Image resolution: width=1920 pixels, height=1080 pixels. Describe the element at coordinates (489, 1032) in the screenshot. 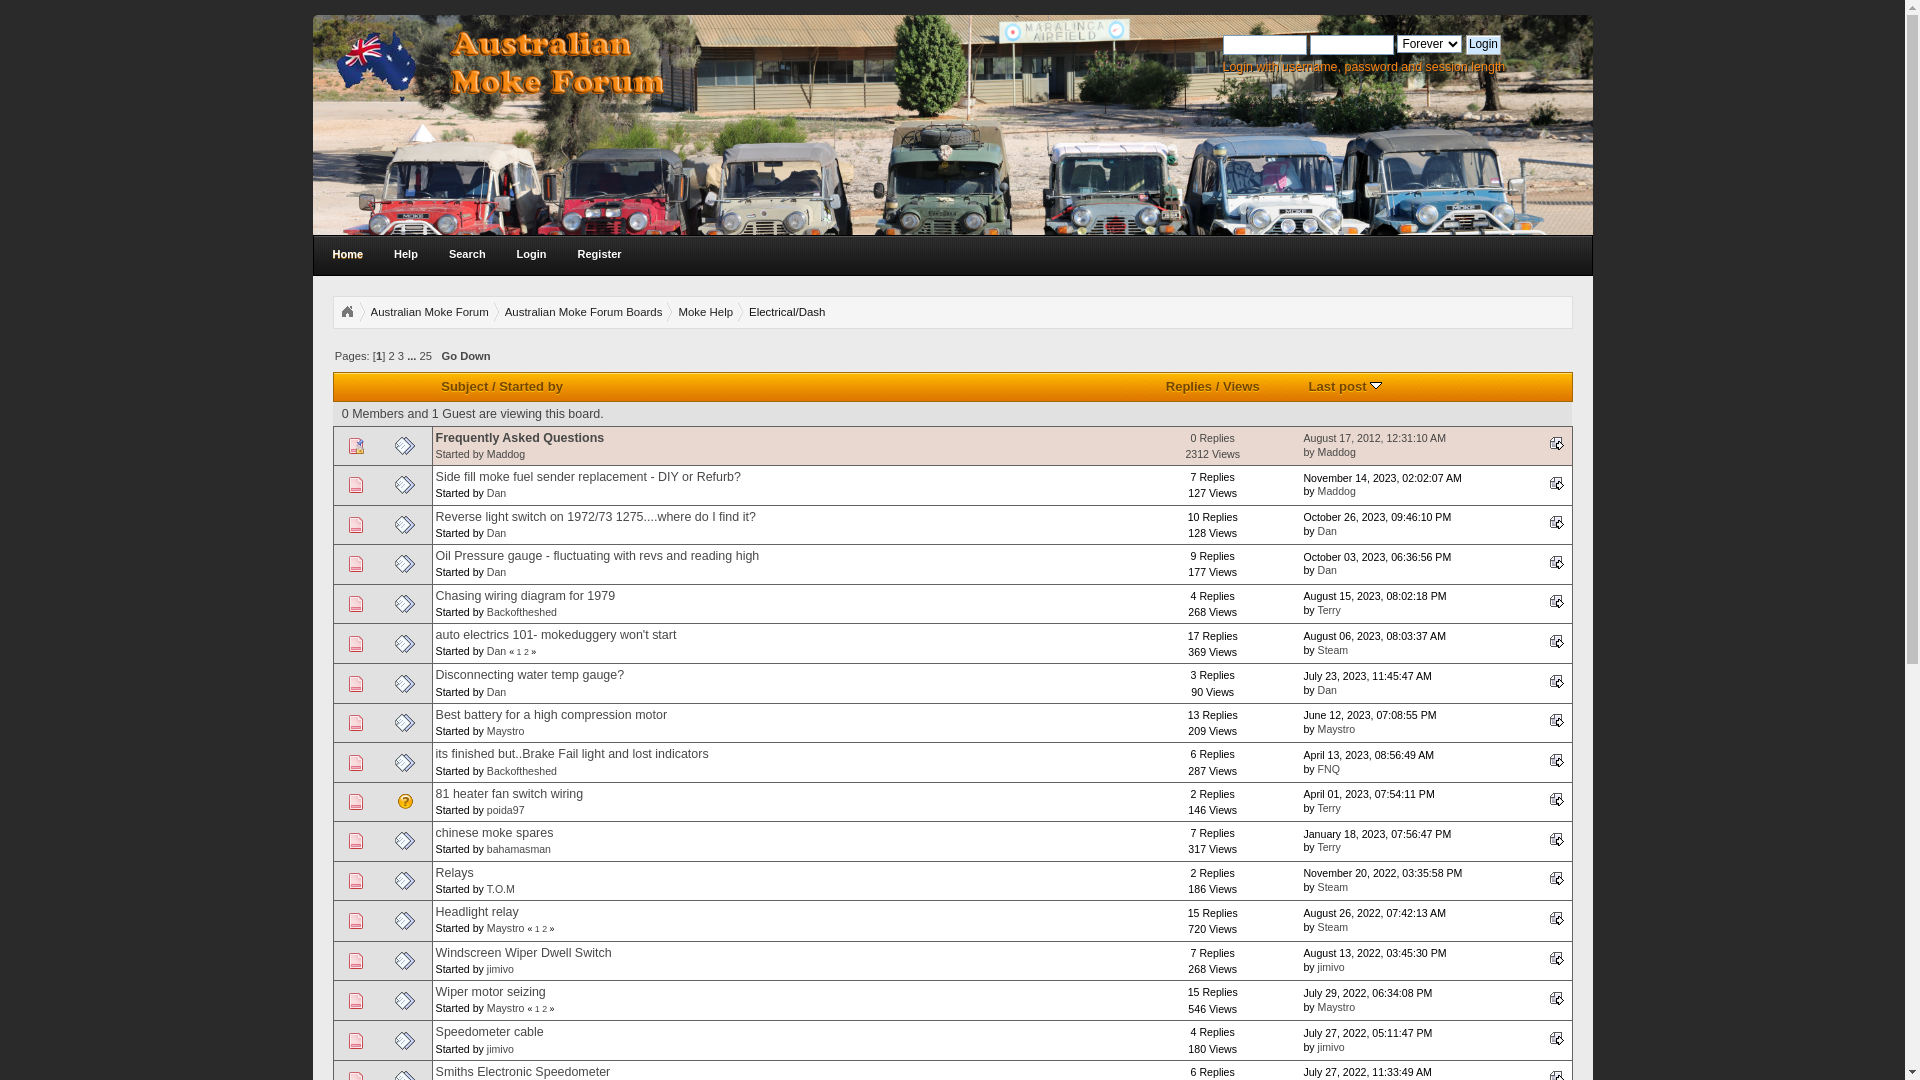

I see `'Speedometer cable'` at that location.